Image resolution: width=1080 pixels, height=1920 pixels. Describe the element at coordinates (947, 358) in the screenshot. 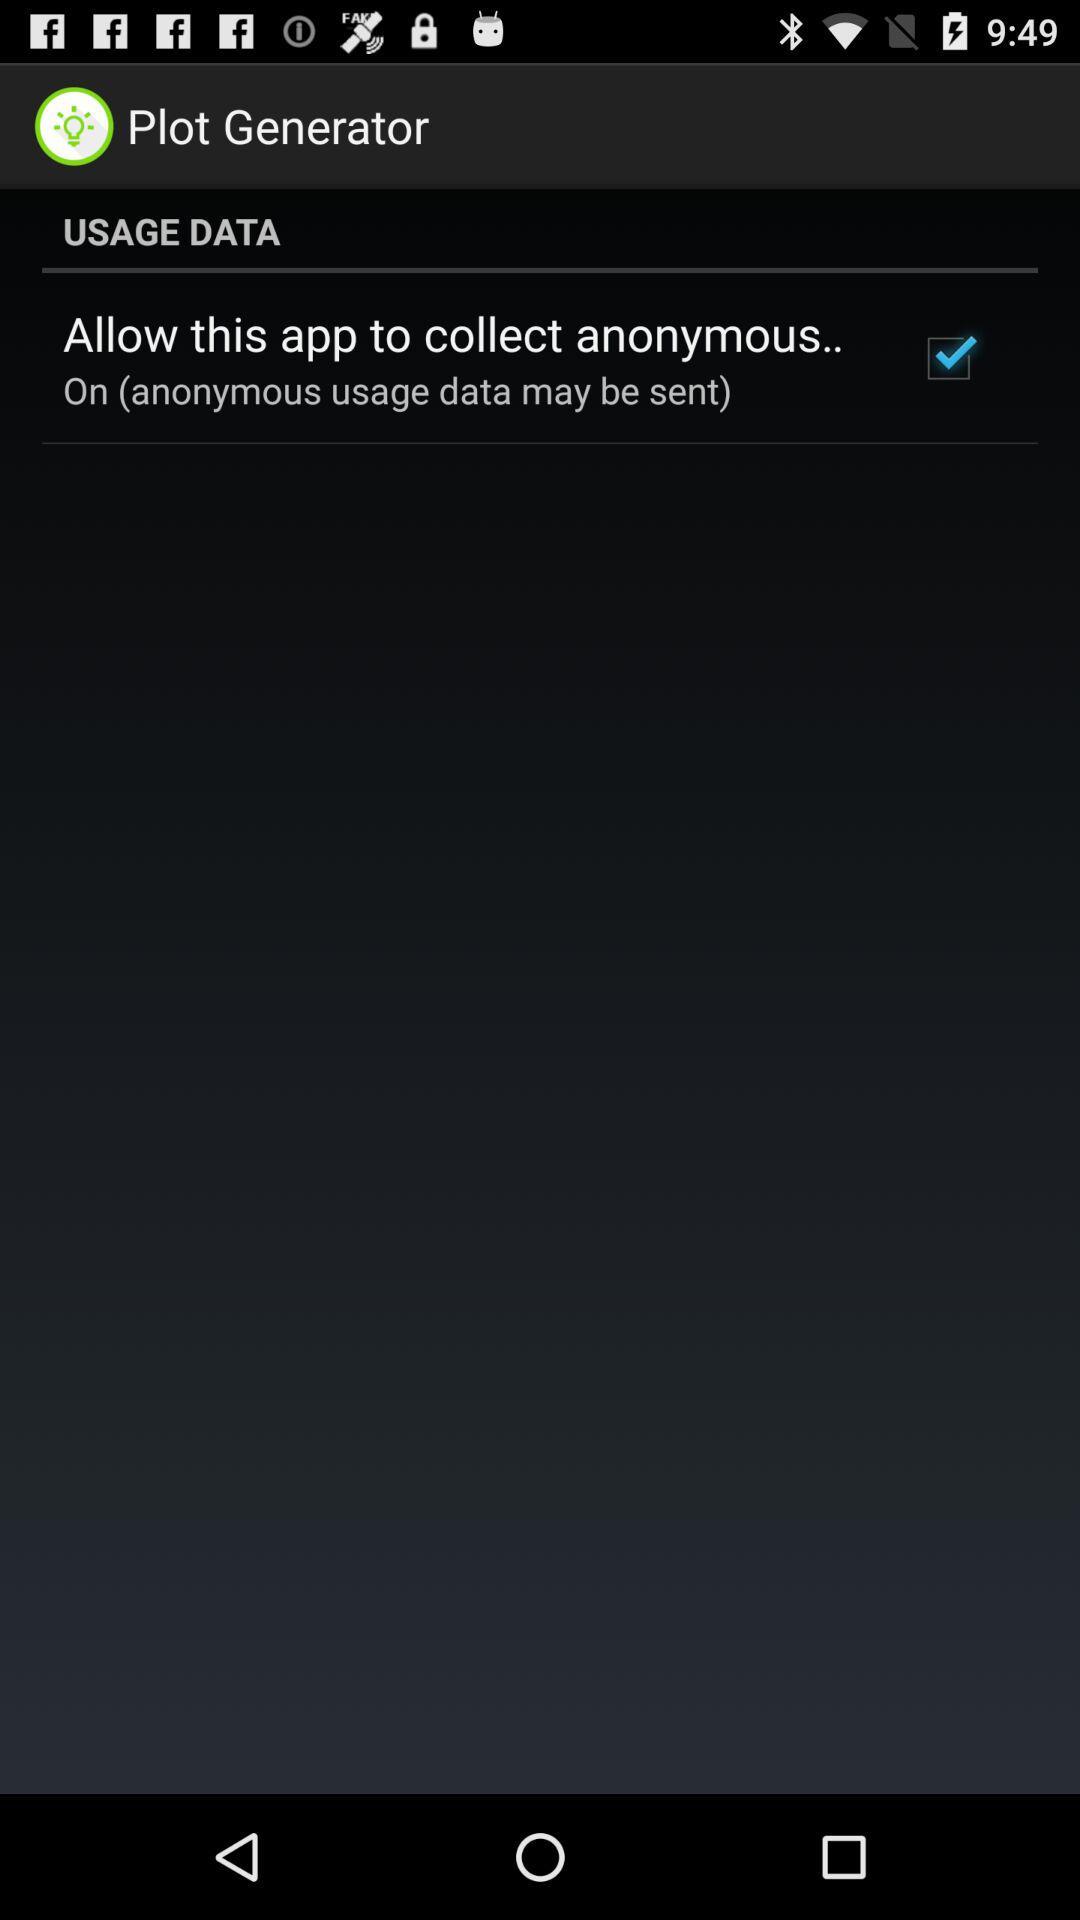

I see `icon to the right of allow this app item` at that location.